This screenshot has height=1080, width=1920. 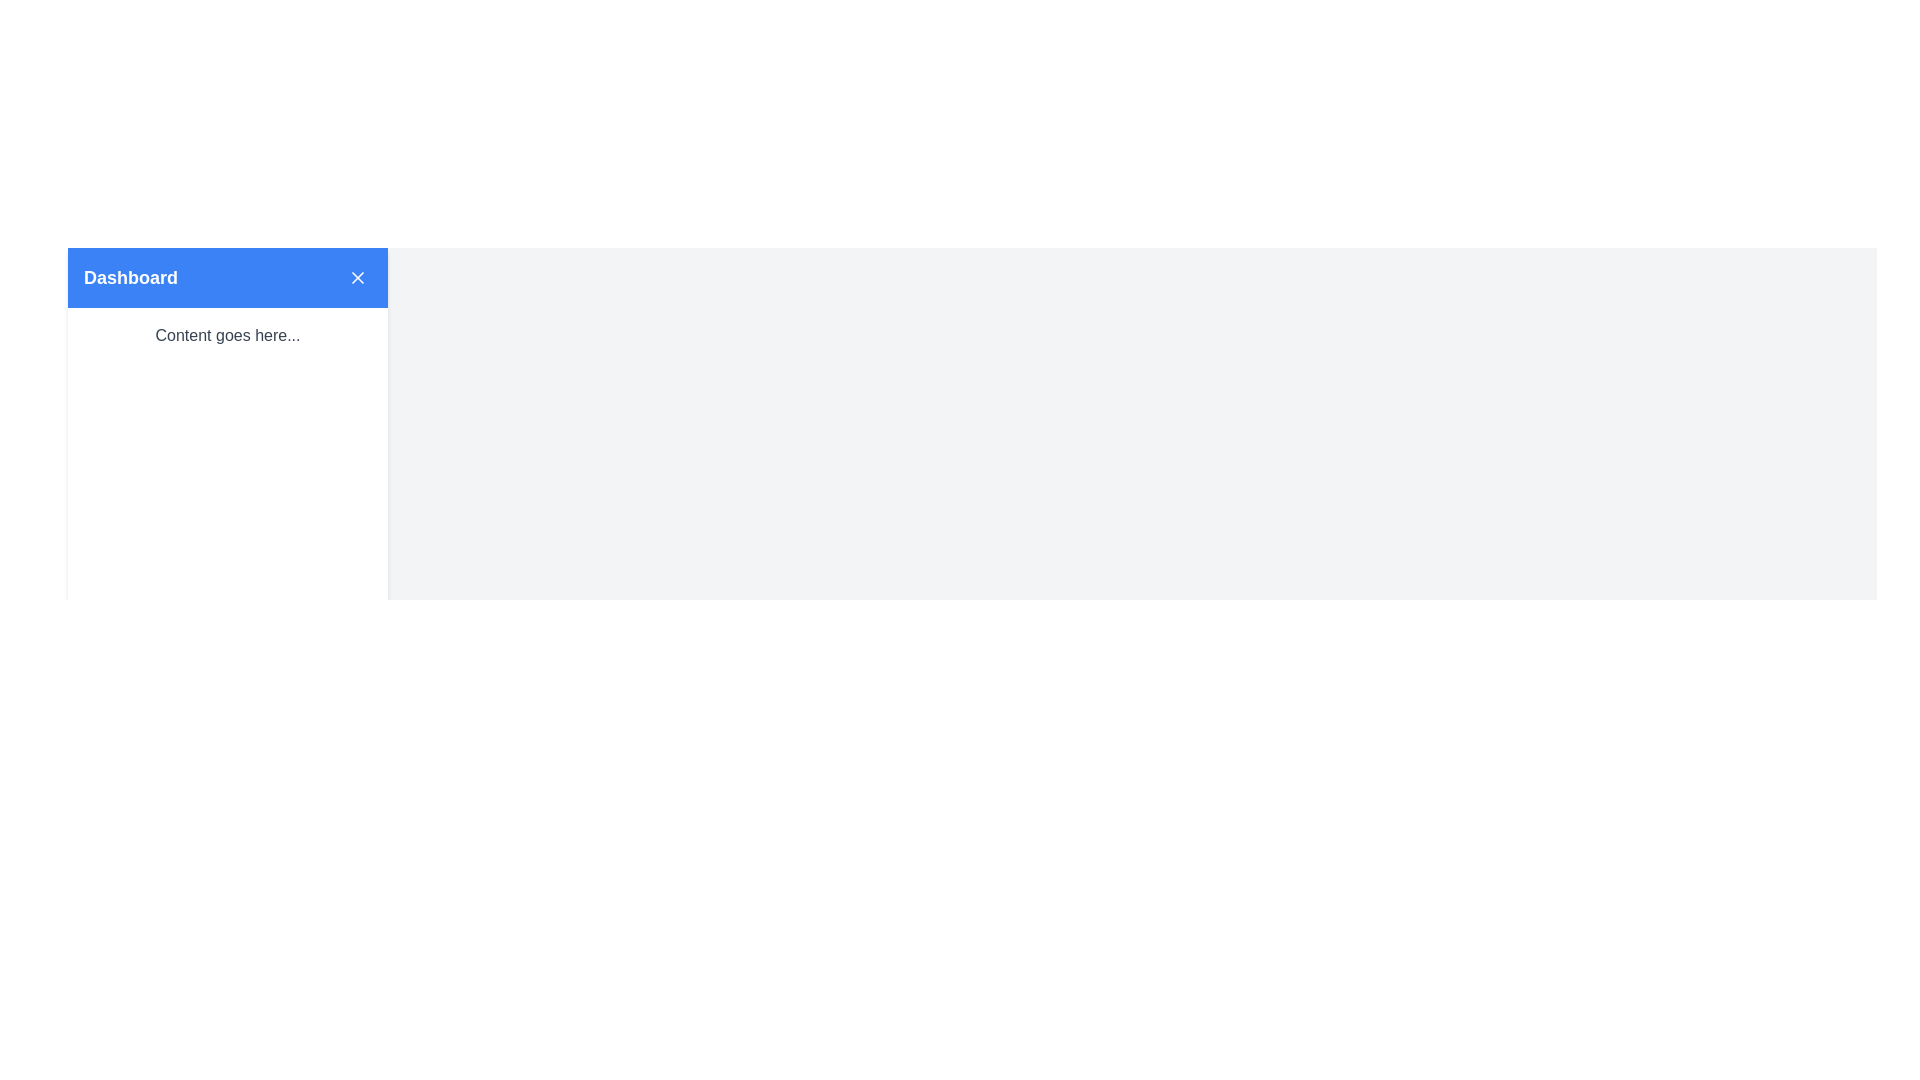 I want to click on the close icon, which is a white X shape on a blue background located in the top-right corner of the 'Dashboard' header bar, so click(x=358, y=277).